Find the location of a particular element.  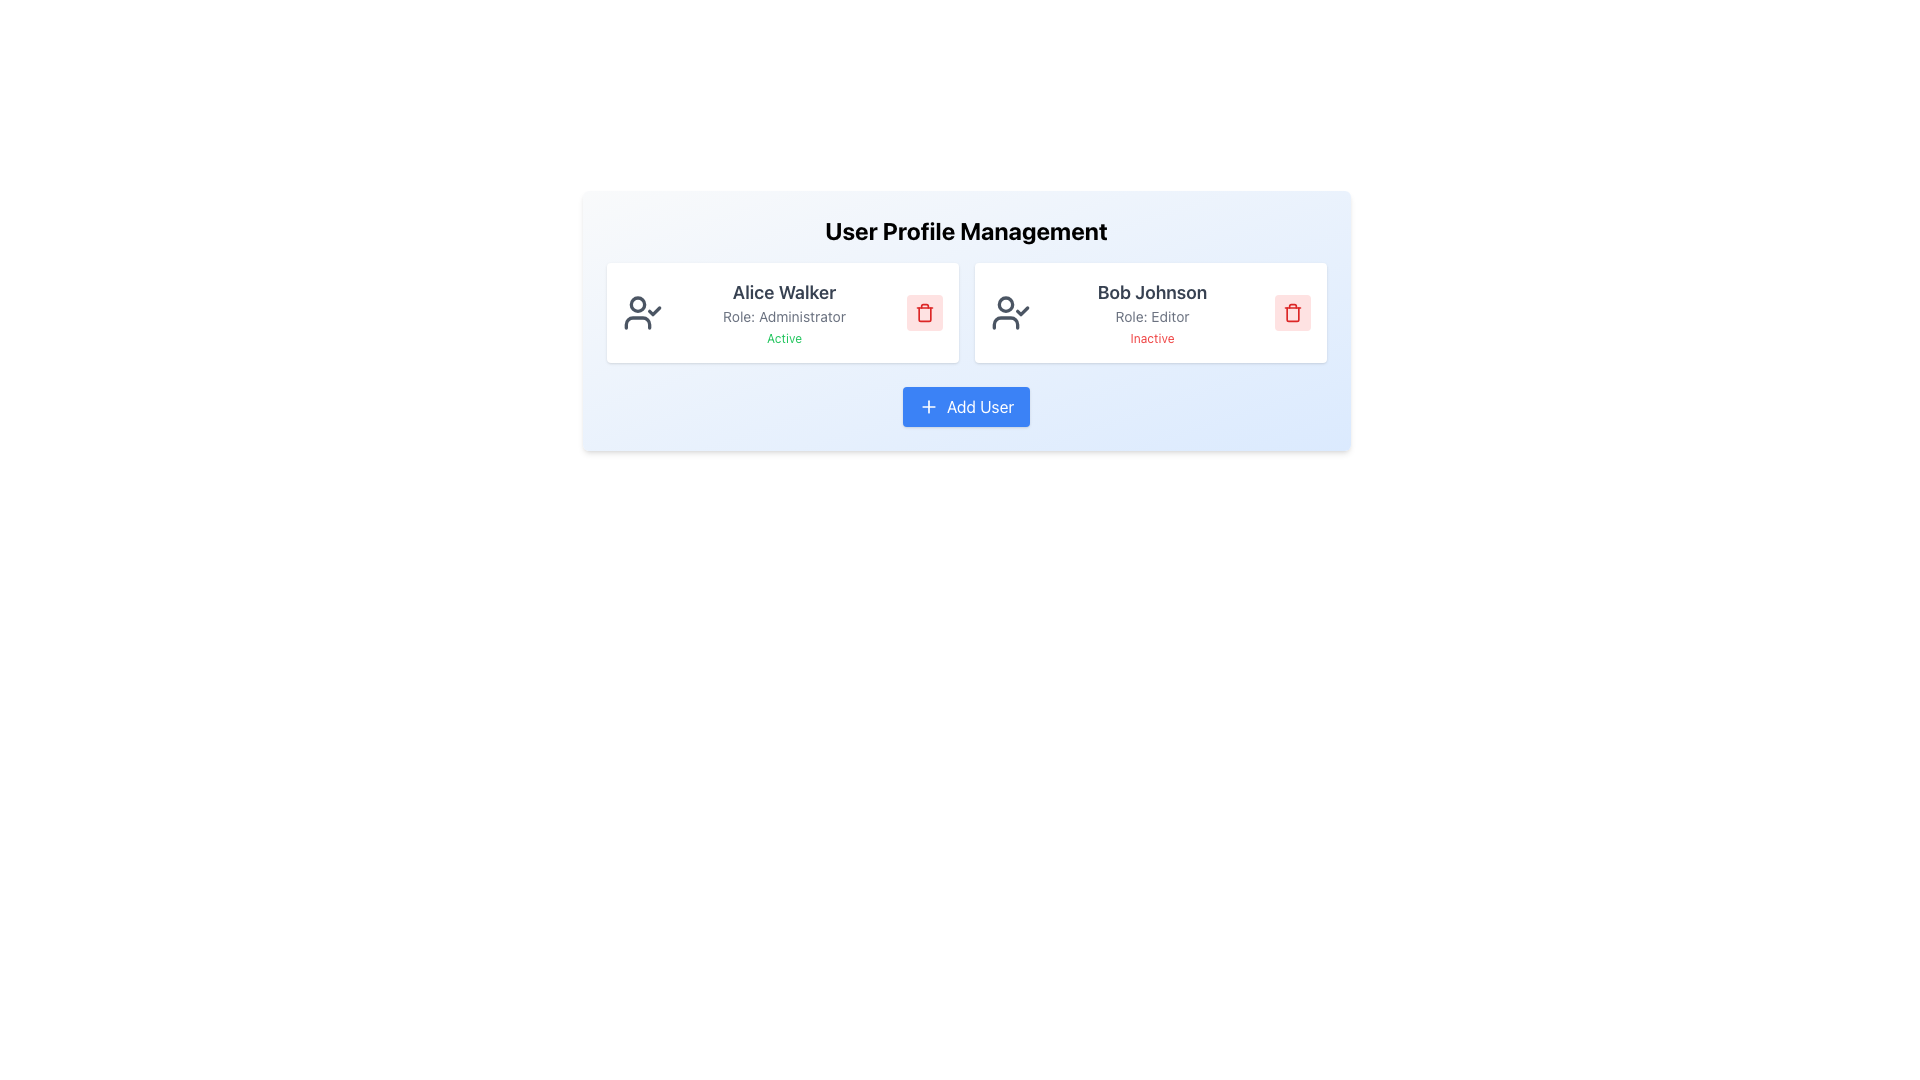

the delete button styled with a light red background and a trash can icon is located at coordinates (1292, 312).